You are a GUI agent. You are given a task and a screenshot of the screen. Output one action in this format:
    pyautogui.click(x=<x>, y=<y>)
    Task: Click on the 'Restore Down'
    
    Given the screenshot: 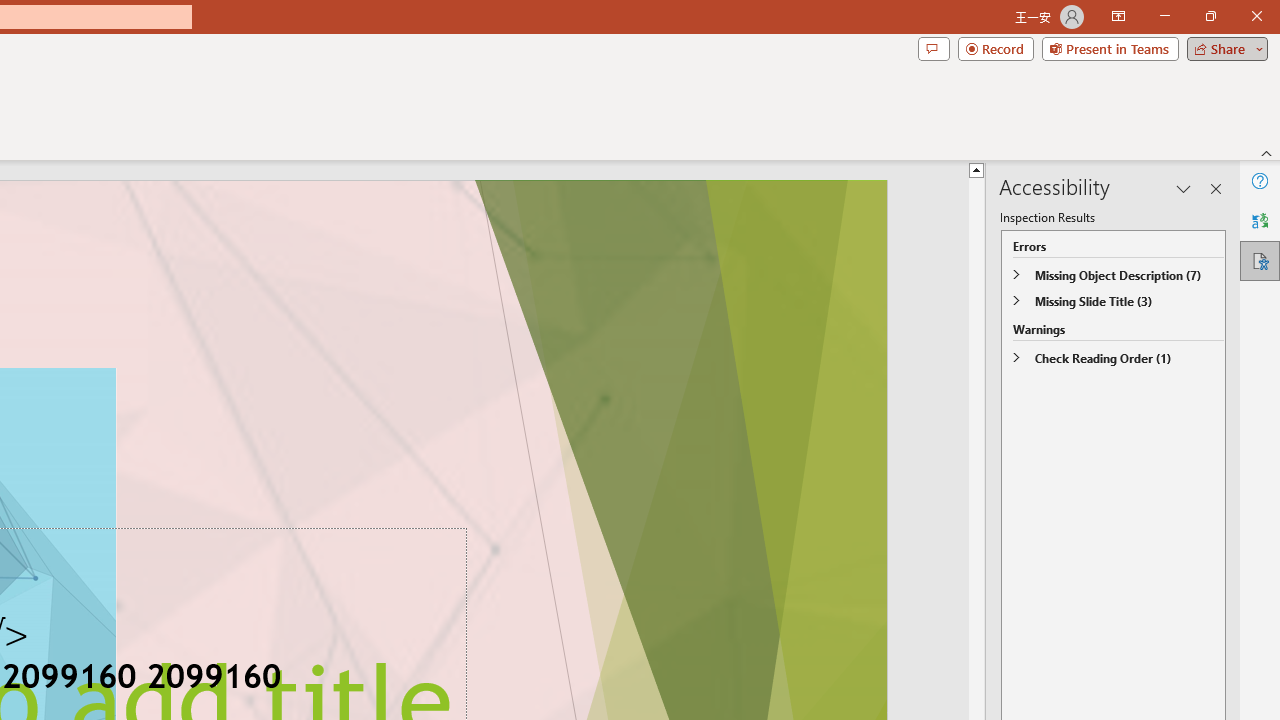 What is the action you would take?
    pyautogui.click(x=1209, y=16)
    